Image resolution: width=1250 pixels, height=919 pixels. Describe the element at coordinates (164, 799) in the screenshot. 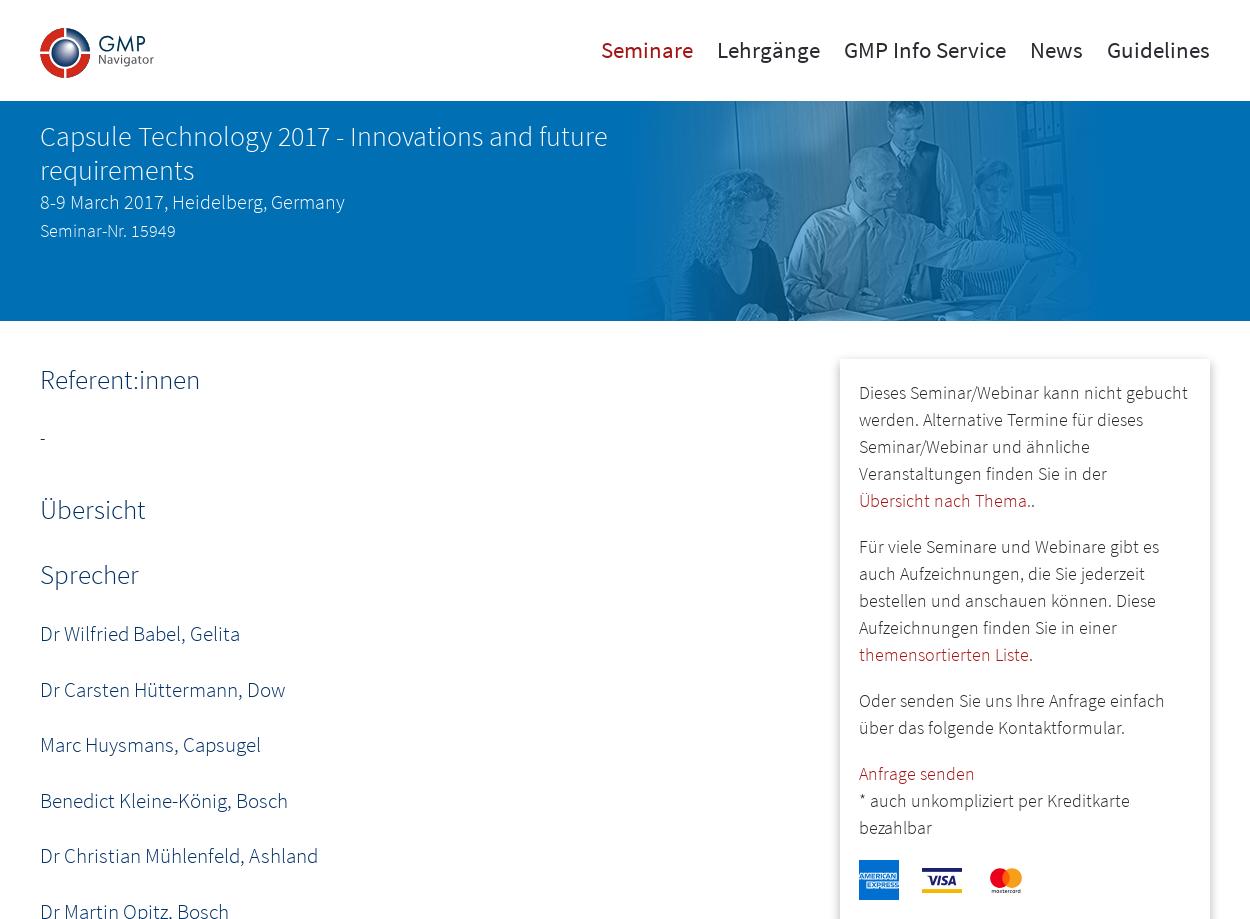

I see `'Benedict Kleine-König, Bosch'` at that location.